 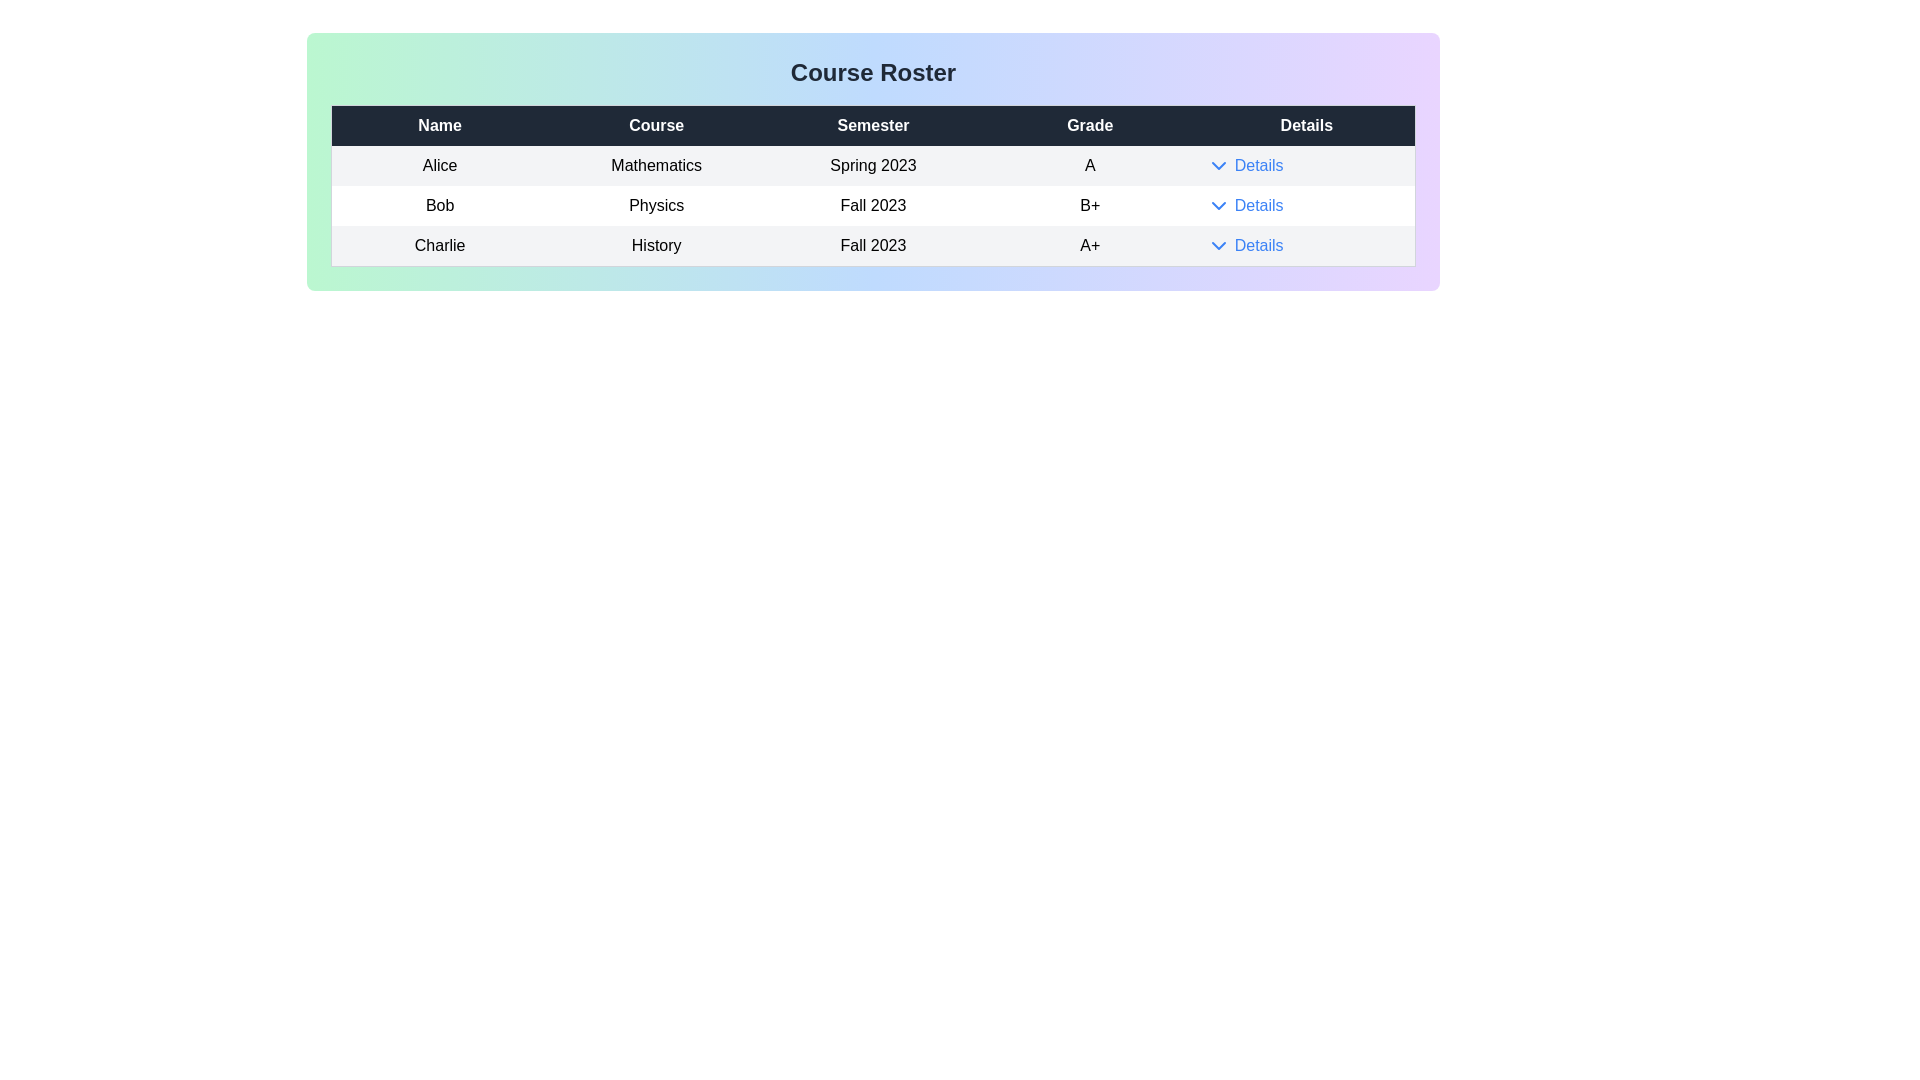 What do you see at coordinates (1307, 164) in the screenshot?
I see `the interactive link or button in the last column of the first row of the course roster table for 'Alice'` at bounding box center [1307, 164].